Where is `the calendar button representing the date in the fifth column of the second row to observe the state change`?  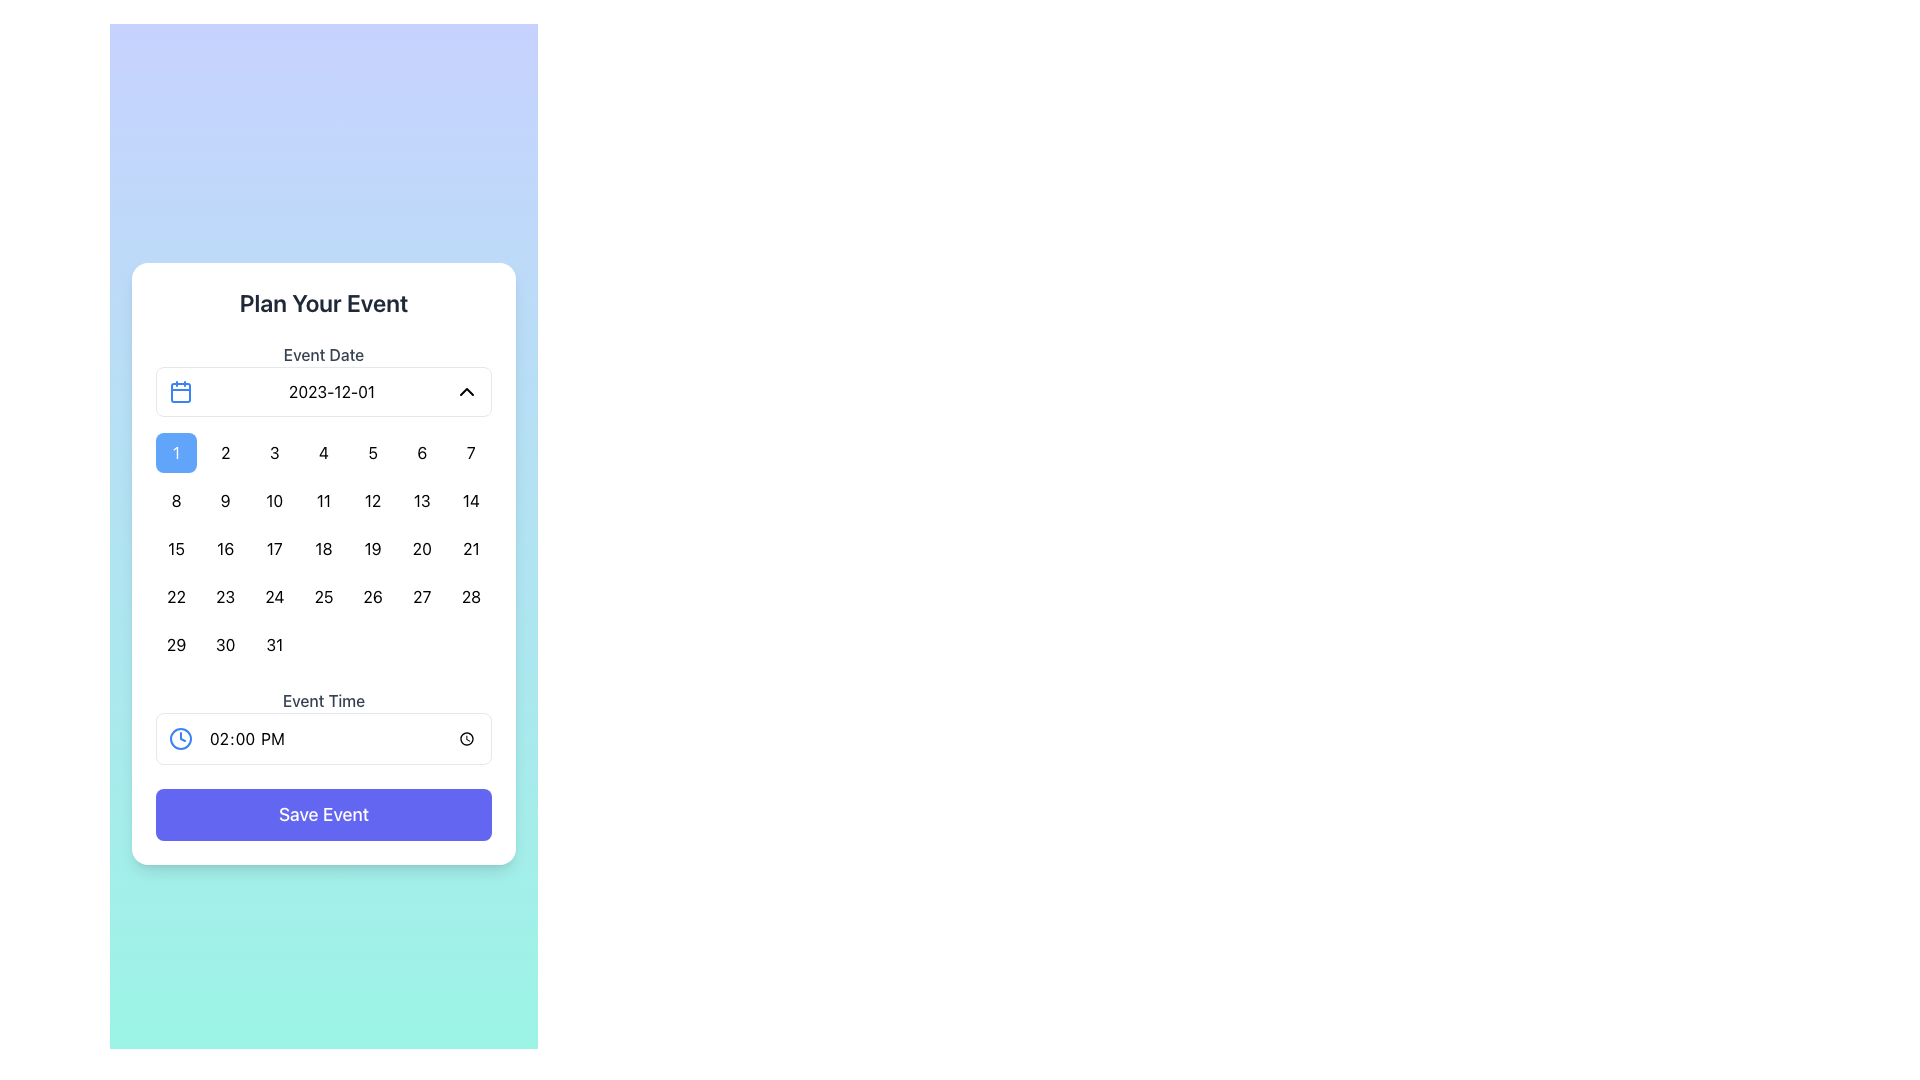
the calendar button representing the date in the fifth column of the second row to observe the state change is located at coordinates (373, 500).